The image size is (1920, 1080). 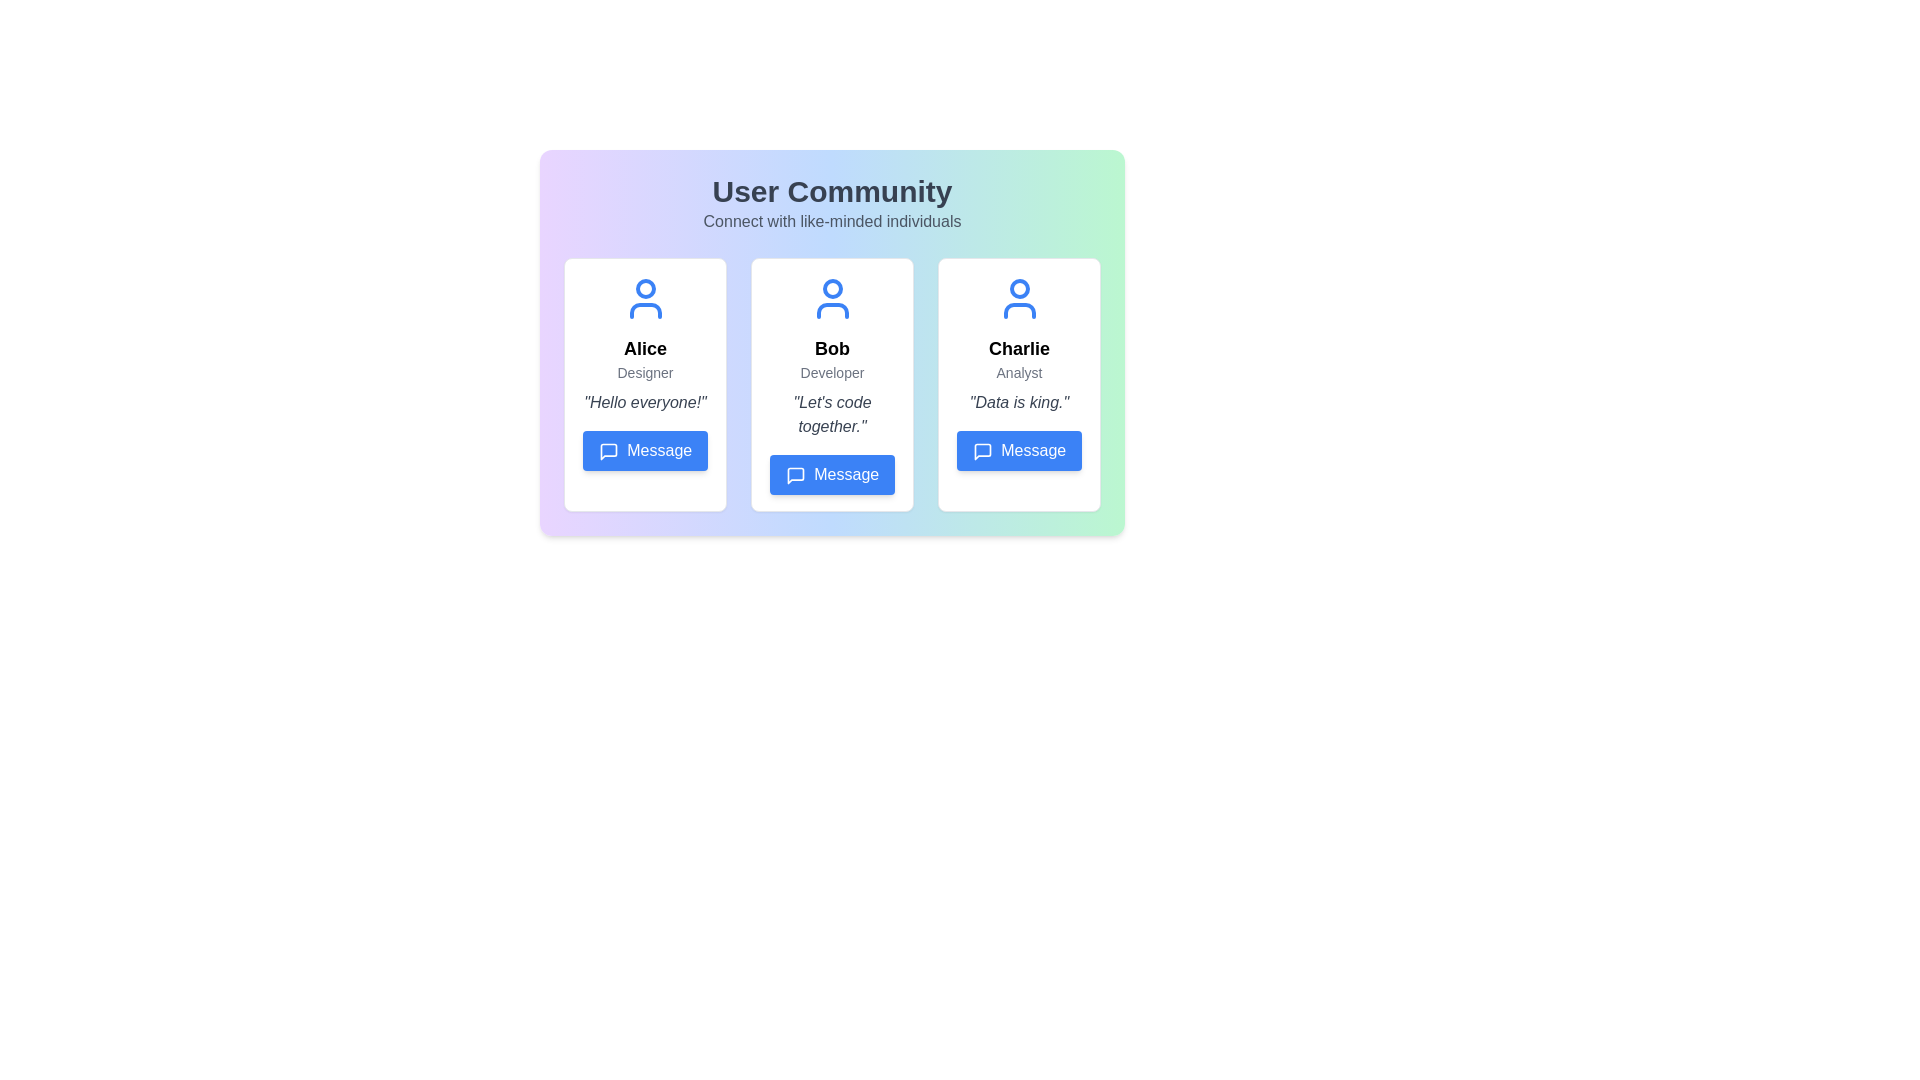 I want to click on the Text Block that serves as the title for the 'User Community' card, which is located at the top center with a gradient background, so click(x=832, y=204).